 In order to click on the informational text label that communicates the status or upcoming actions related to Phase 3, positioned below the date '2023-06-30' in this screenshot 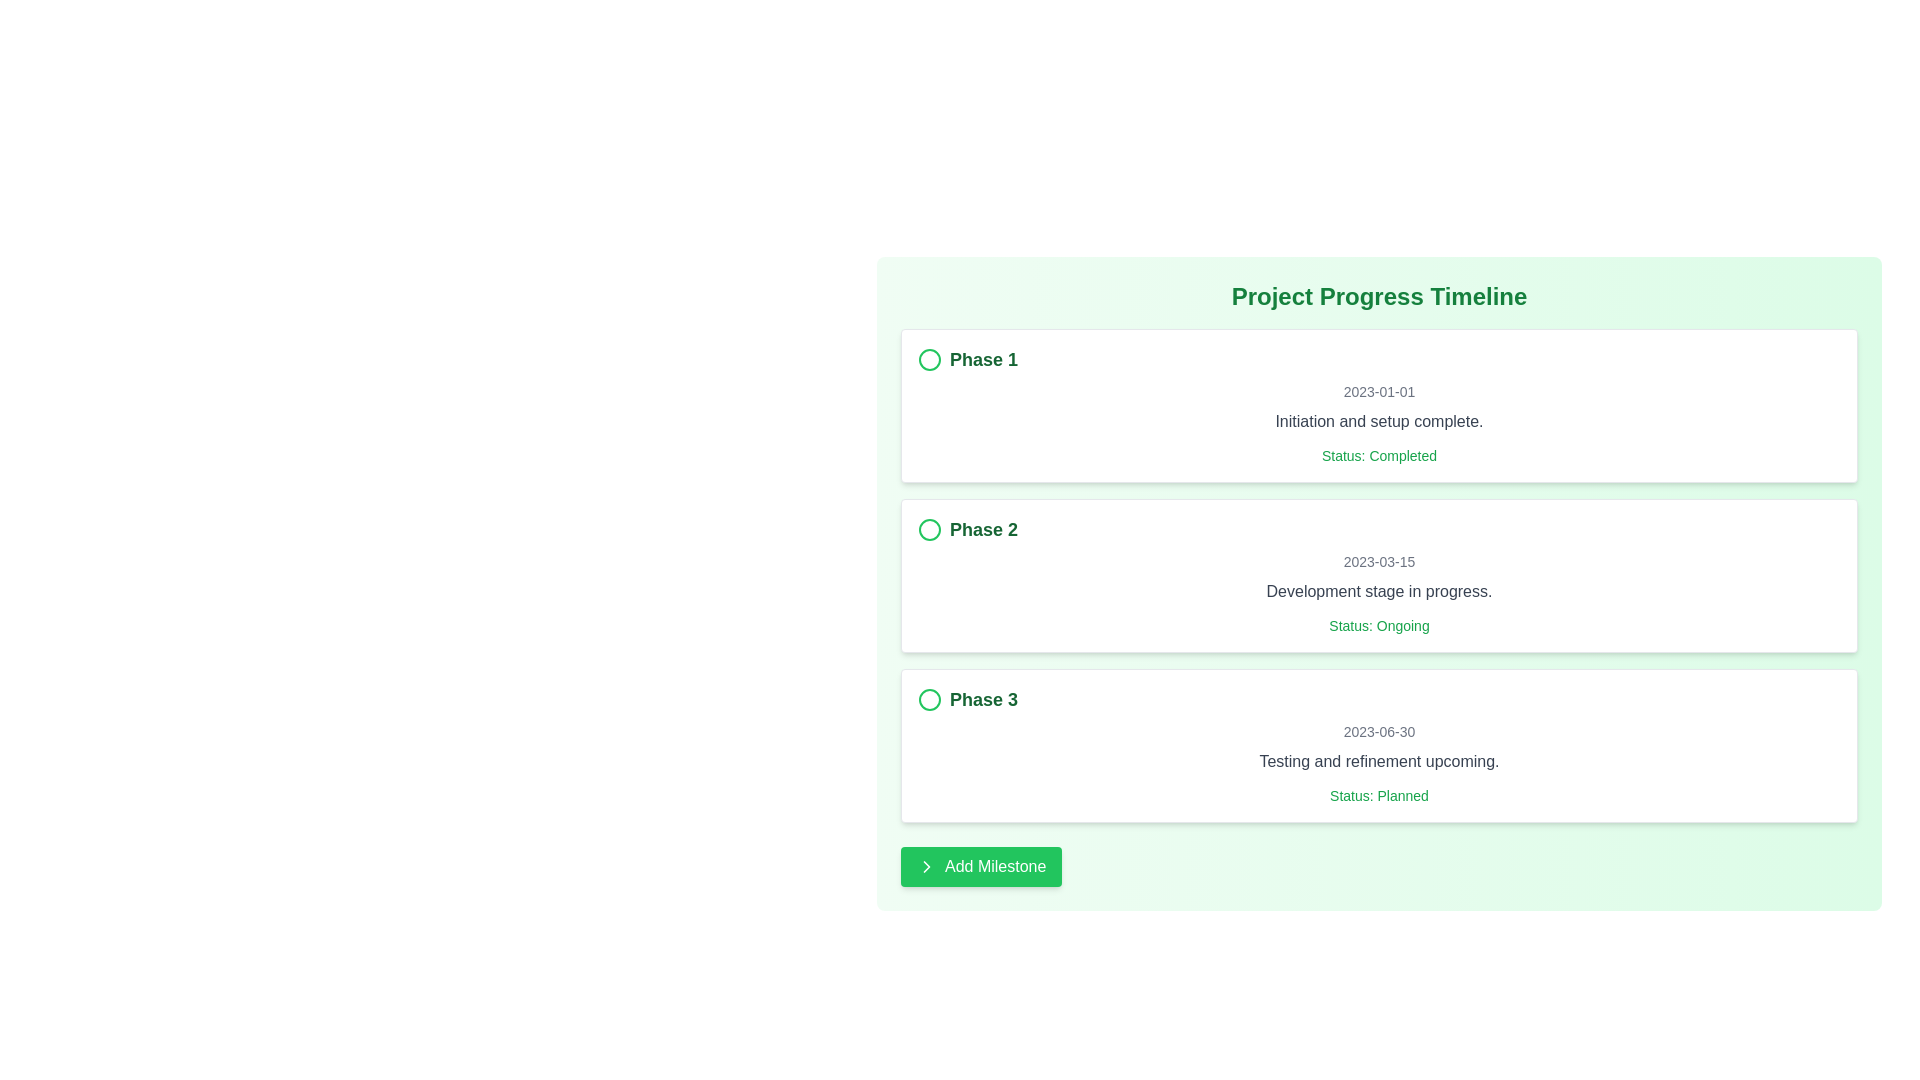, I will do `click(1378, 762)`.